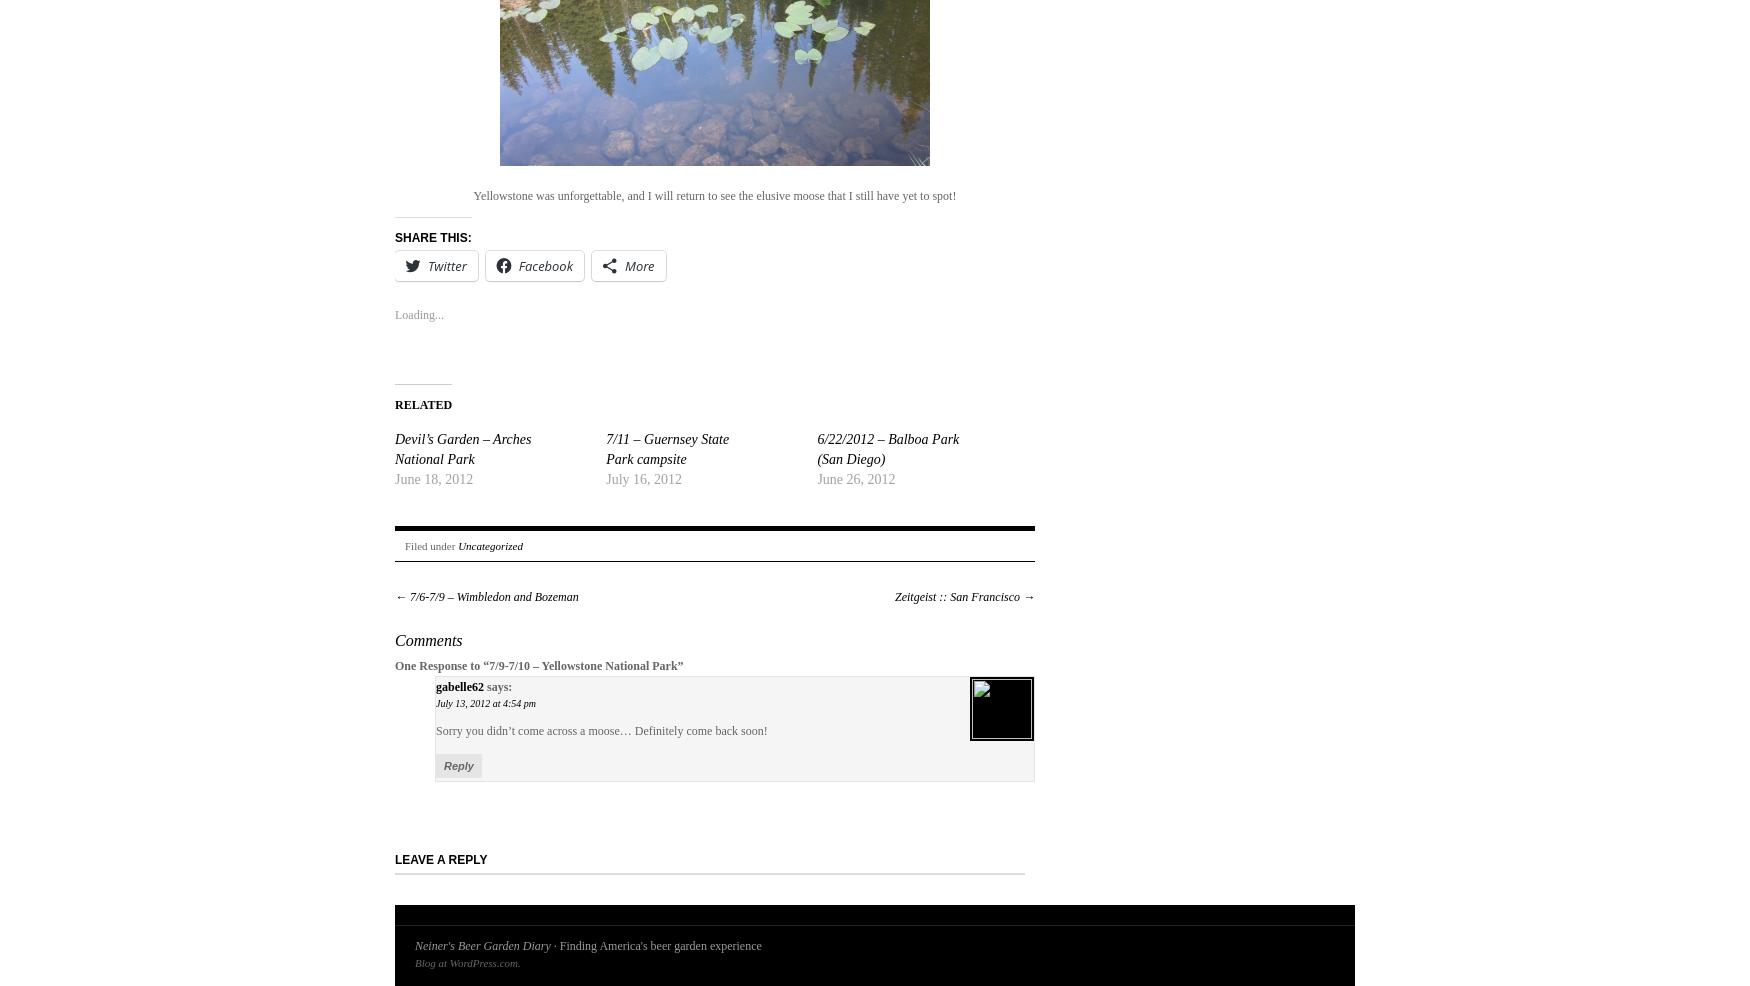 Image resolution: width=1750 pixels, height=986 pixels. Describe the element at coordinates (460, 686) in the screenshot. I see `'gabelle62'` at that location.